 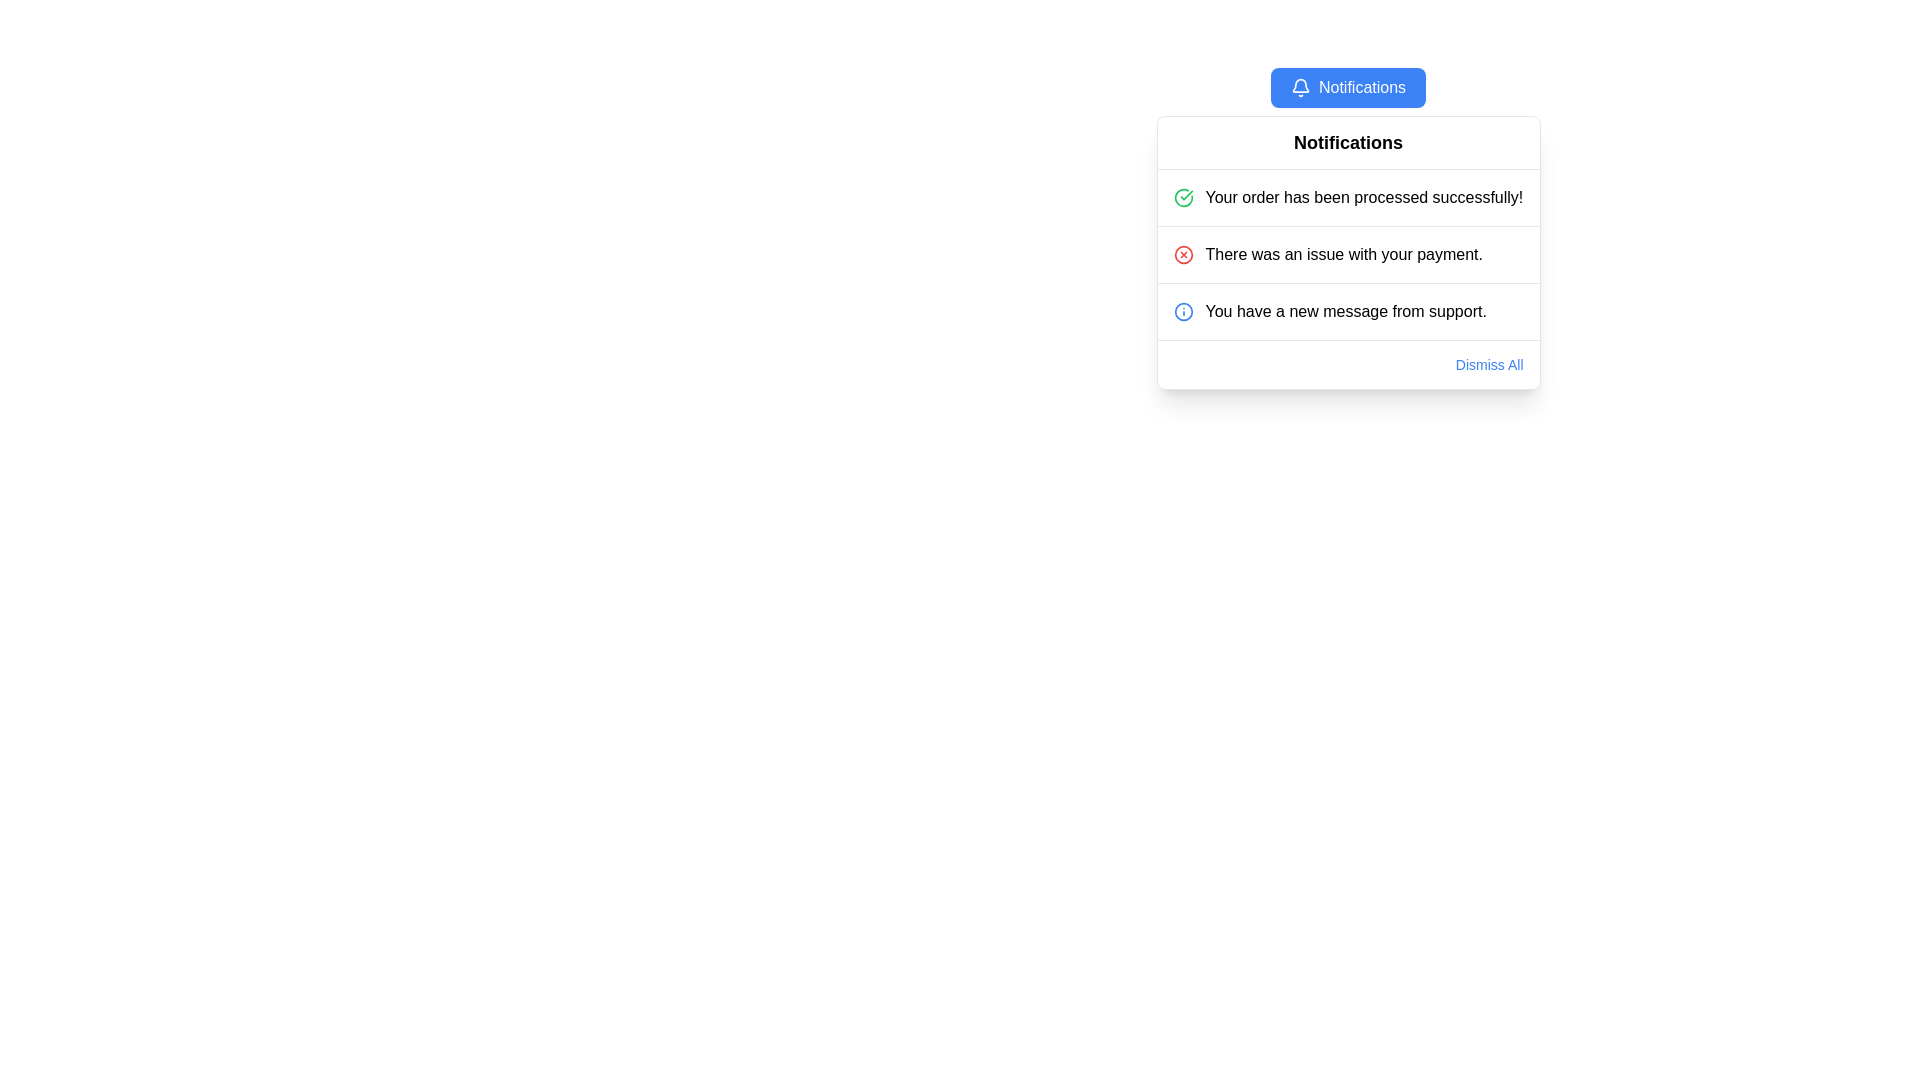 I want to click on the Notifications button which contains a blue bell icon at its beginning, symbolizing notifications, so click(x=1300, y=87).